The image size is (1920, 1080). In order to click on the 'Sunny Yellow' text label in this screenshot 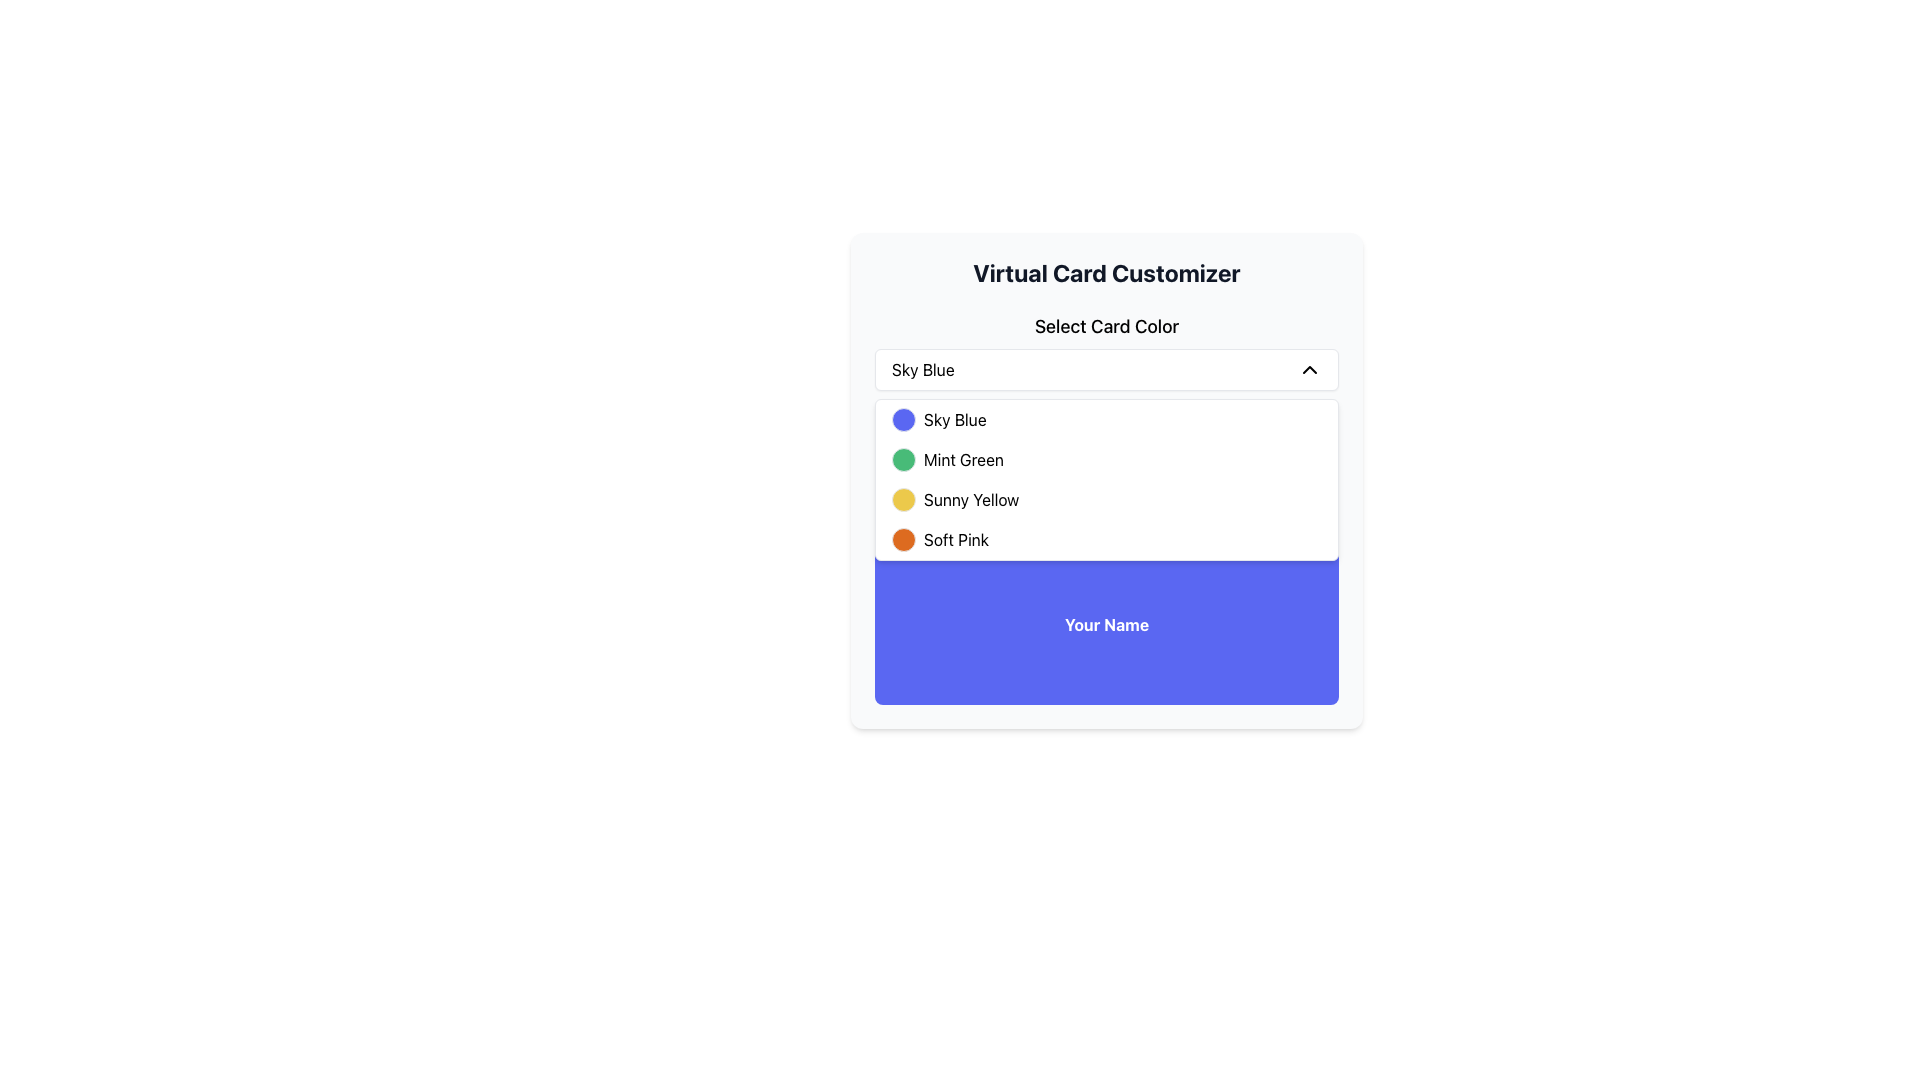, I will do `click(971, 499)`.